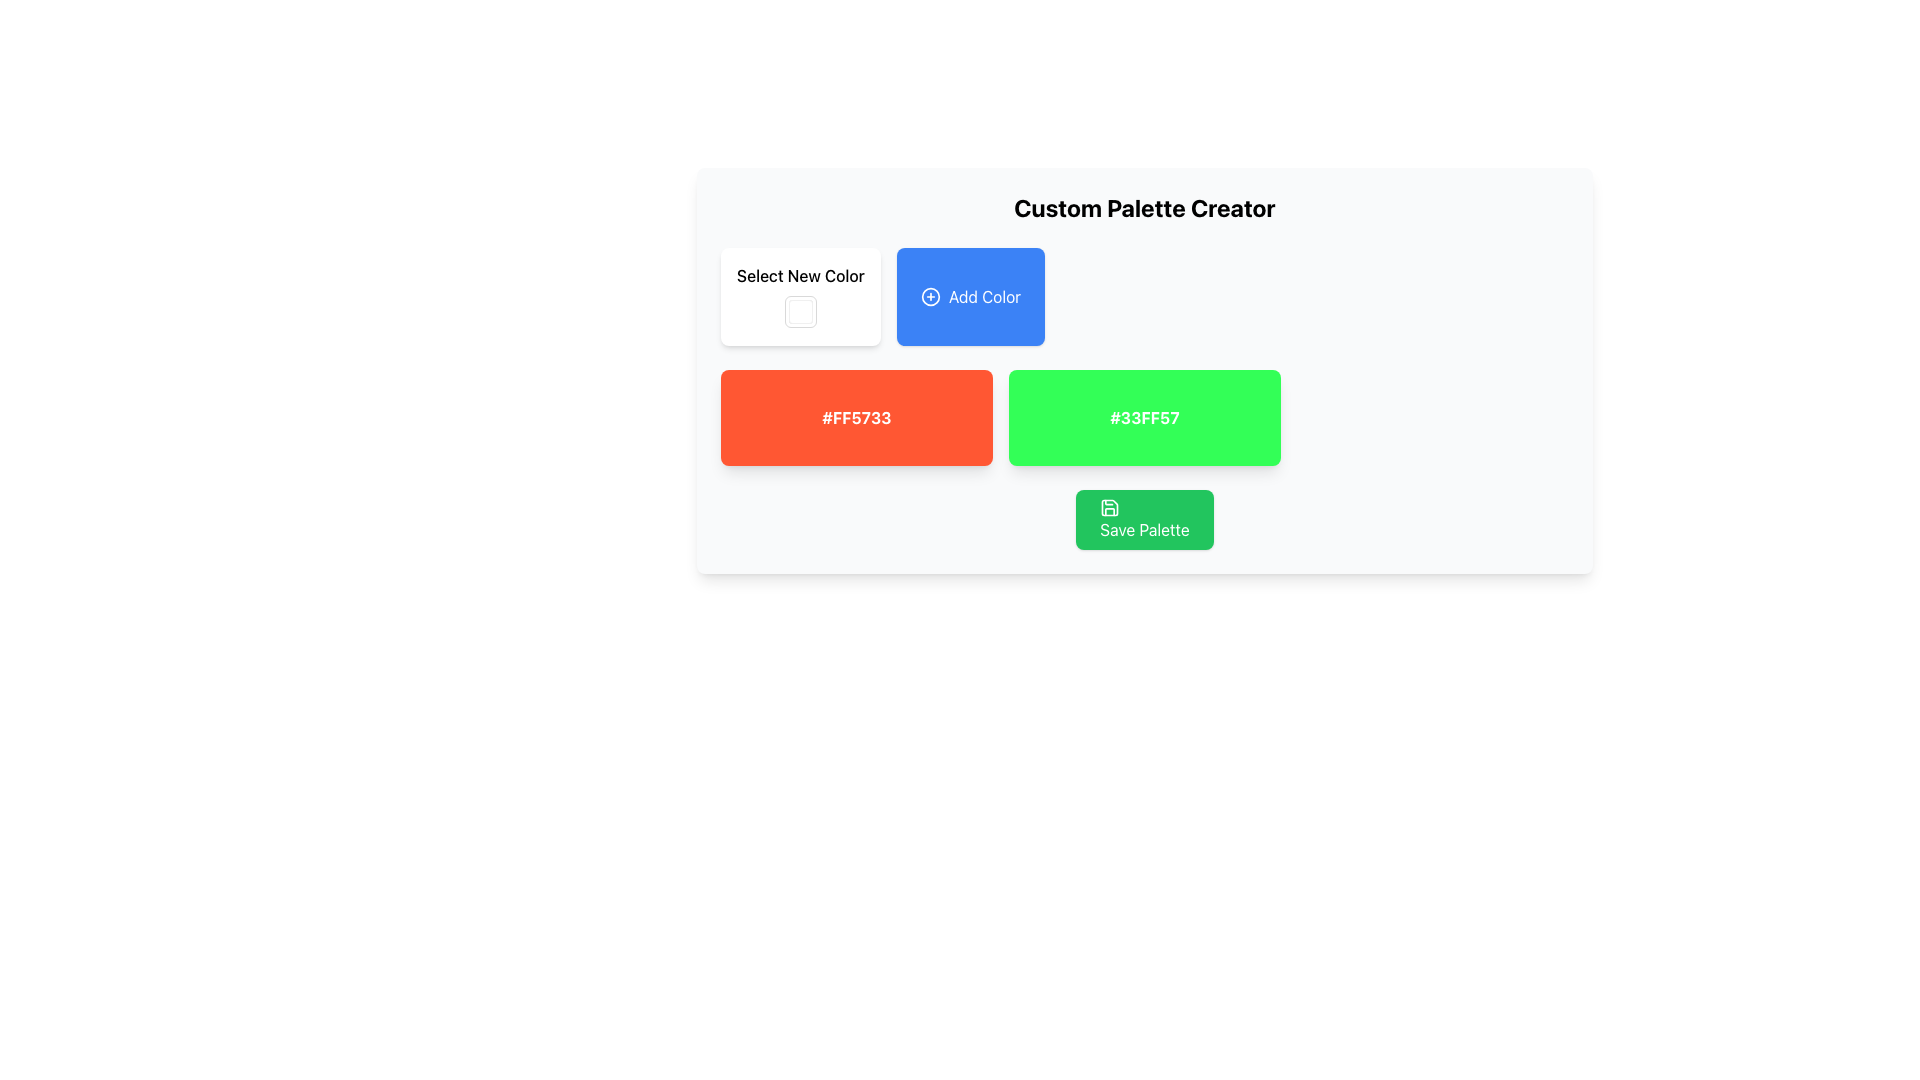 Image resolution: width=1920 pixels, height=1080 pixels. I want to click on the Color Picker Preview area located in the 'Select New Color' tile, so click(800, 312).